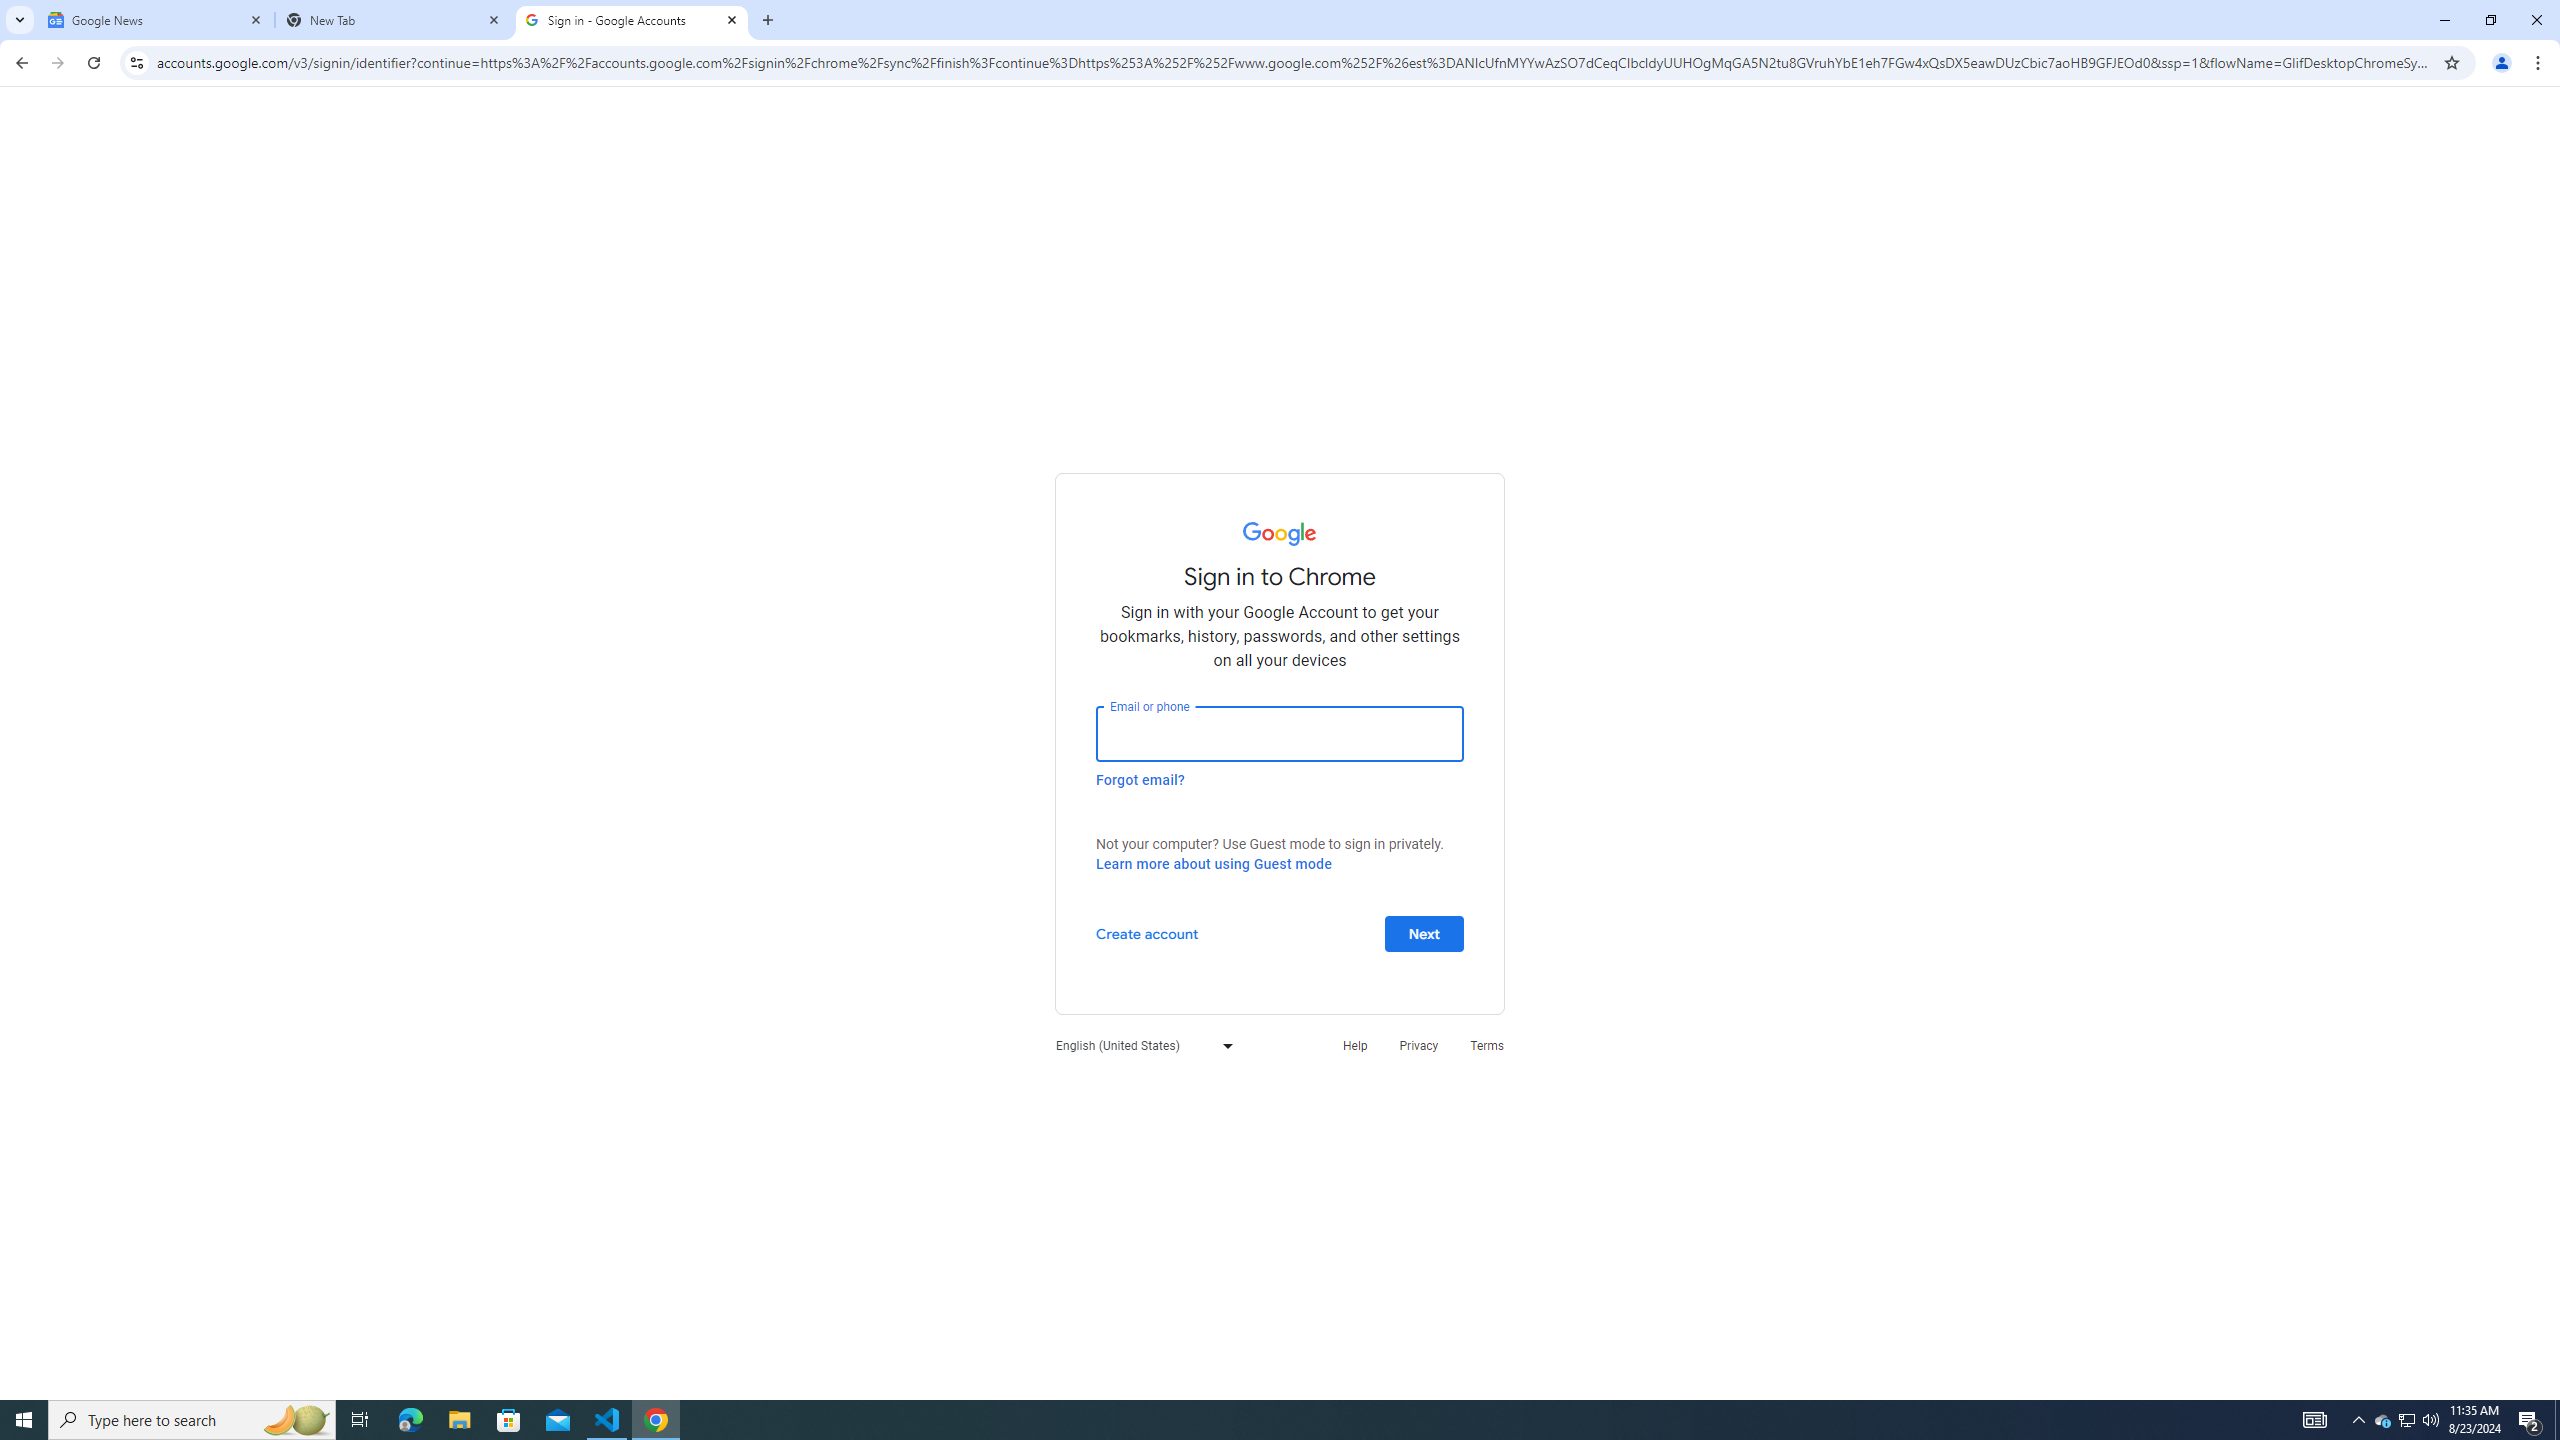  What do you see at coordinates (631, 19) in the screenshot?
I see `'Sign in - Google Accounts'` at bounding box center [631, 19].